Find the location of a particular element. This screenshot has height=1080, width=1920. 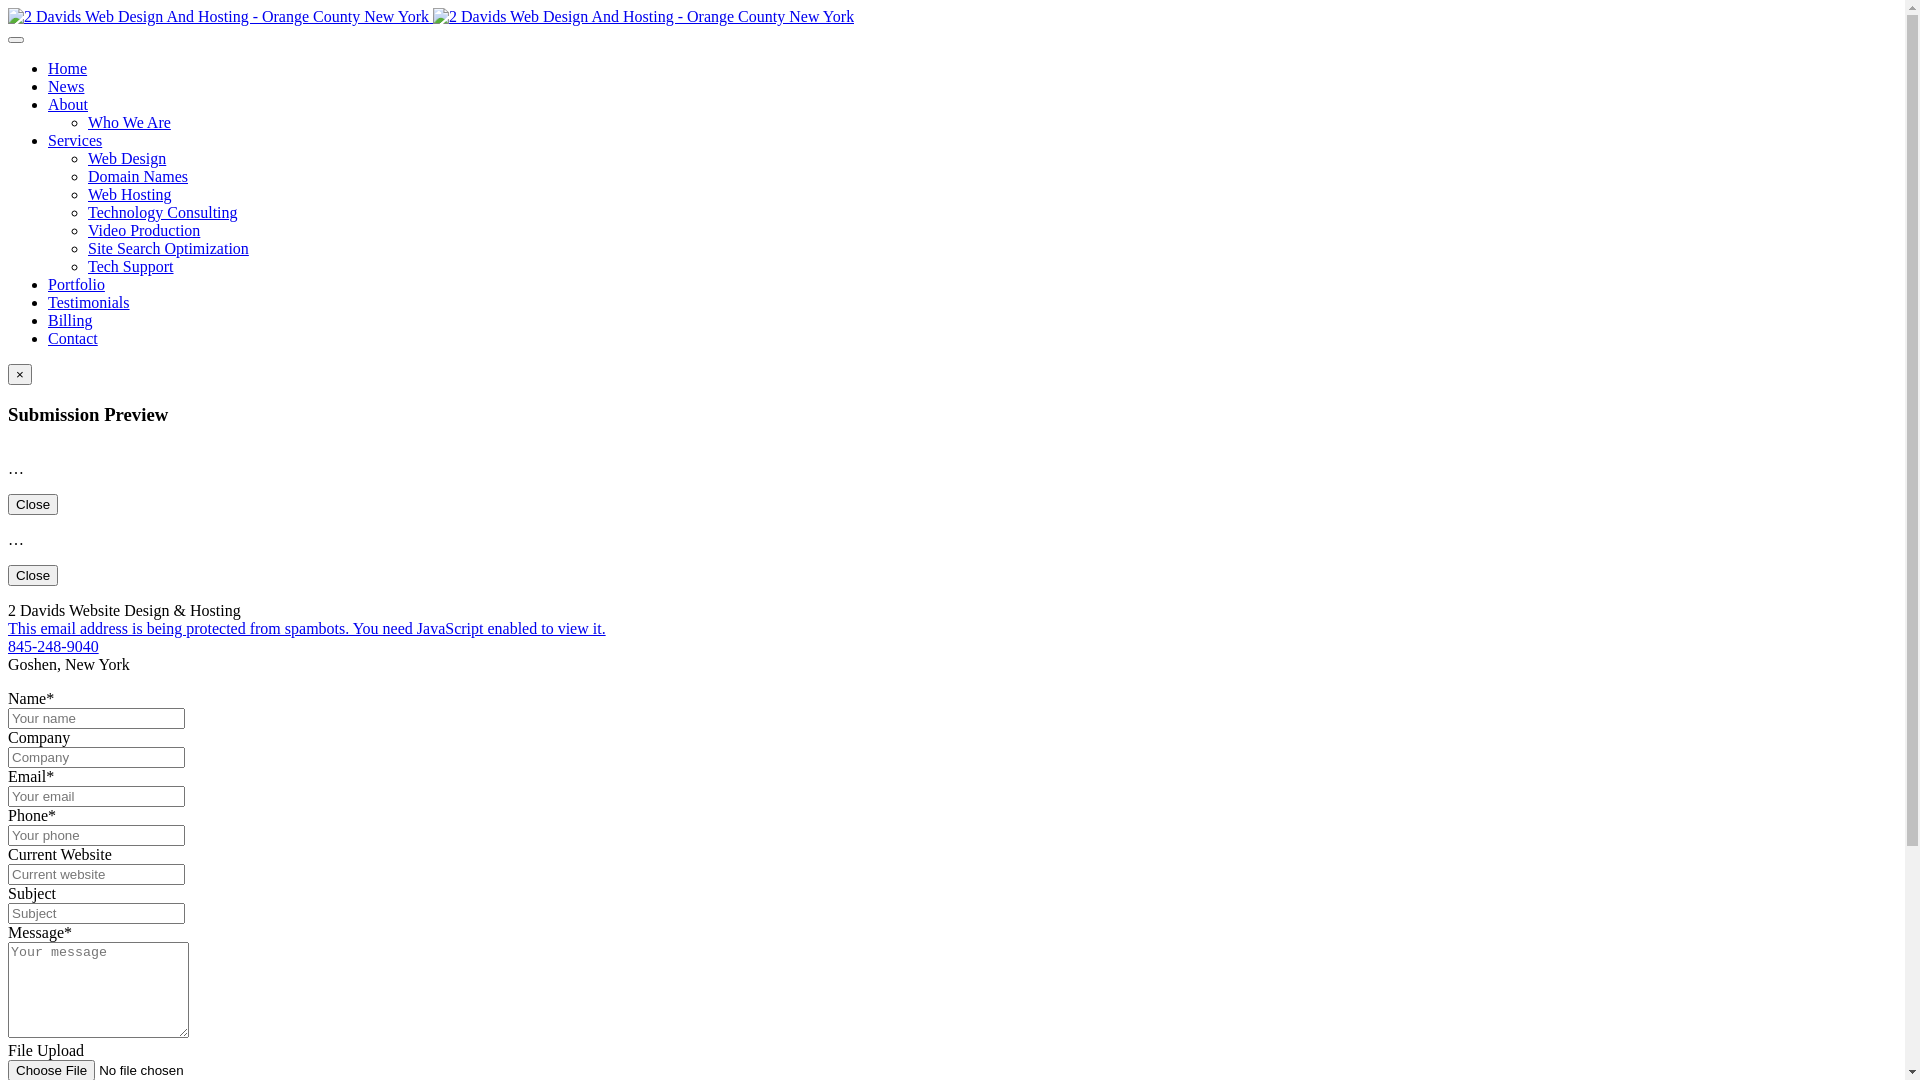

'About' is located at coordinates (67, 104).